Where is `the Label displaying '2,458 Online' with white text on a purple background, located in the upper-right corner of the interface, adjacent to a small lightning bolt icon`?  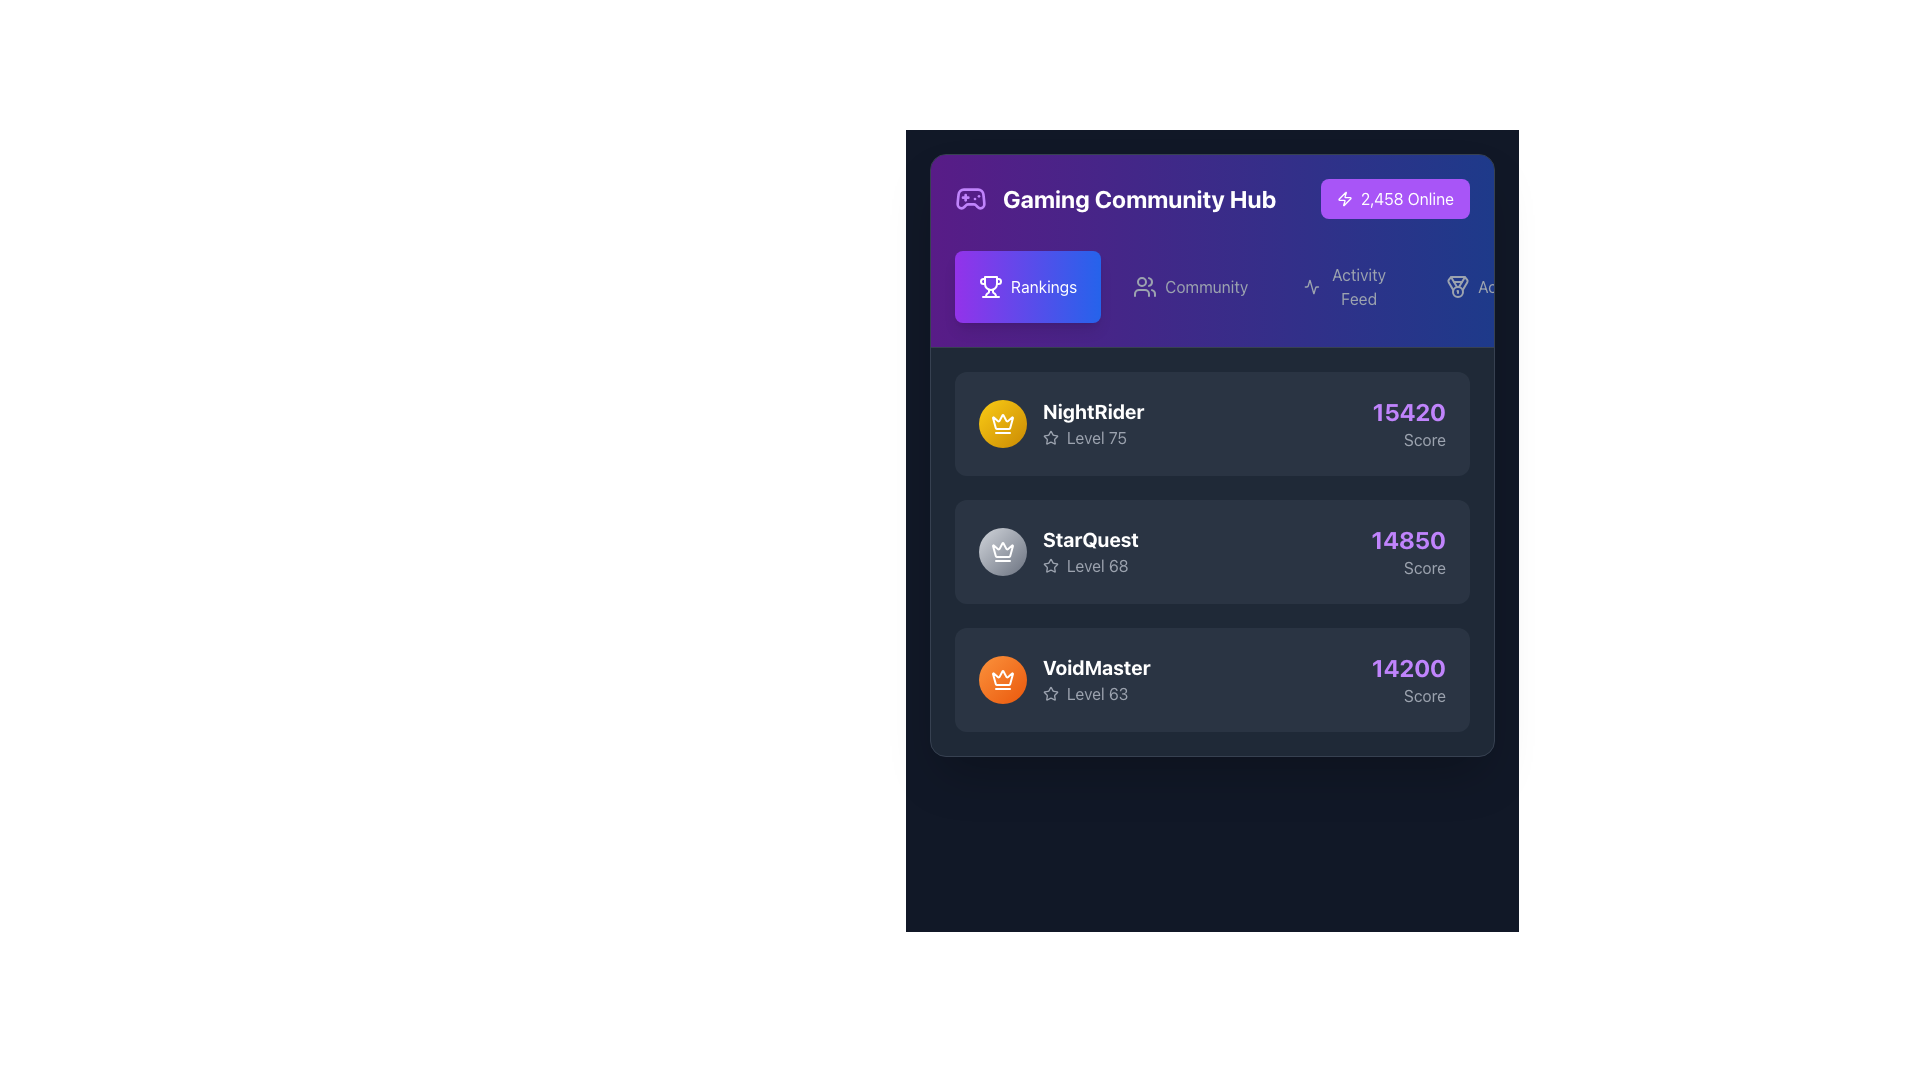
the Label displaying '2,458 Online' with white text on a purple background, located in the upper-right corner of the interface, adjacent to a small lightning bolt icon is located at coordinates (1406, 199).